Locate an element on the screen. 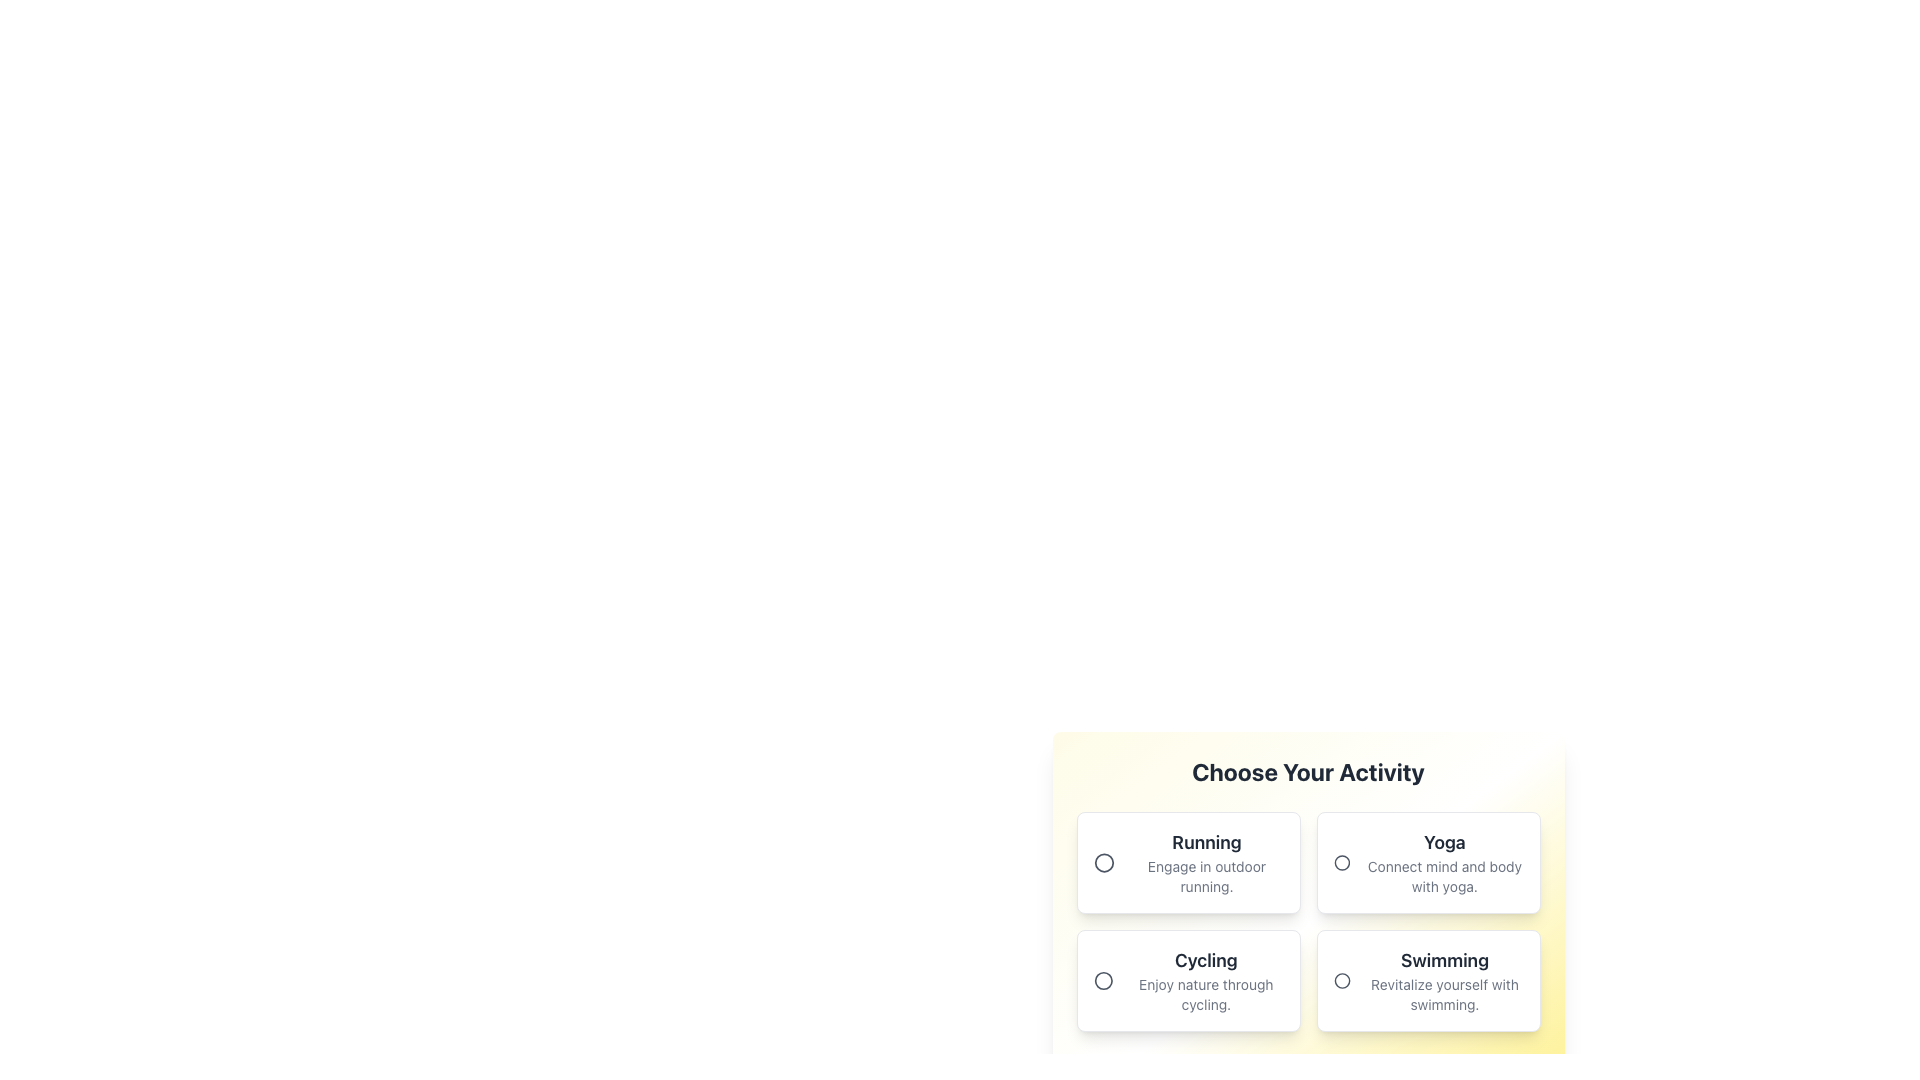 The image size is (1920, 1080). the text label that reads 'Enjoy nature through cycling.' located beneath the title 'Cycling' in the 'Cycling' card is located at coordinates (1205, 995).